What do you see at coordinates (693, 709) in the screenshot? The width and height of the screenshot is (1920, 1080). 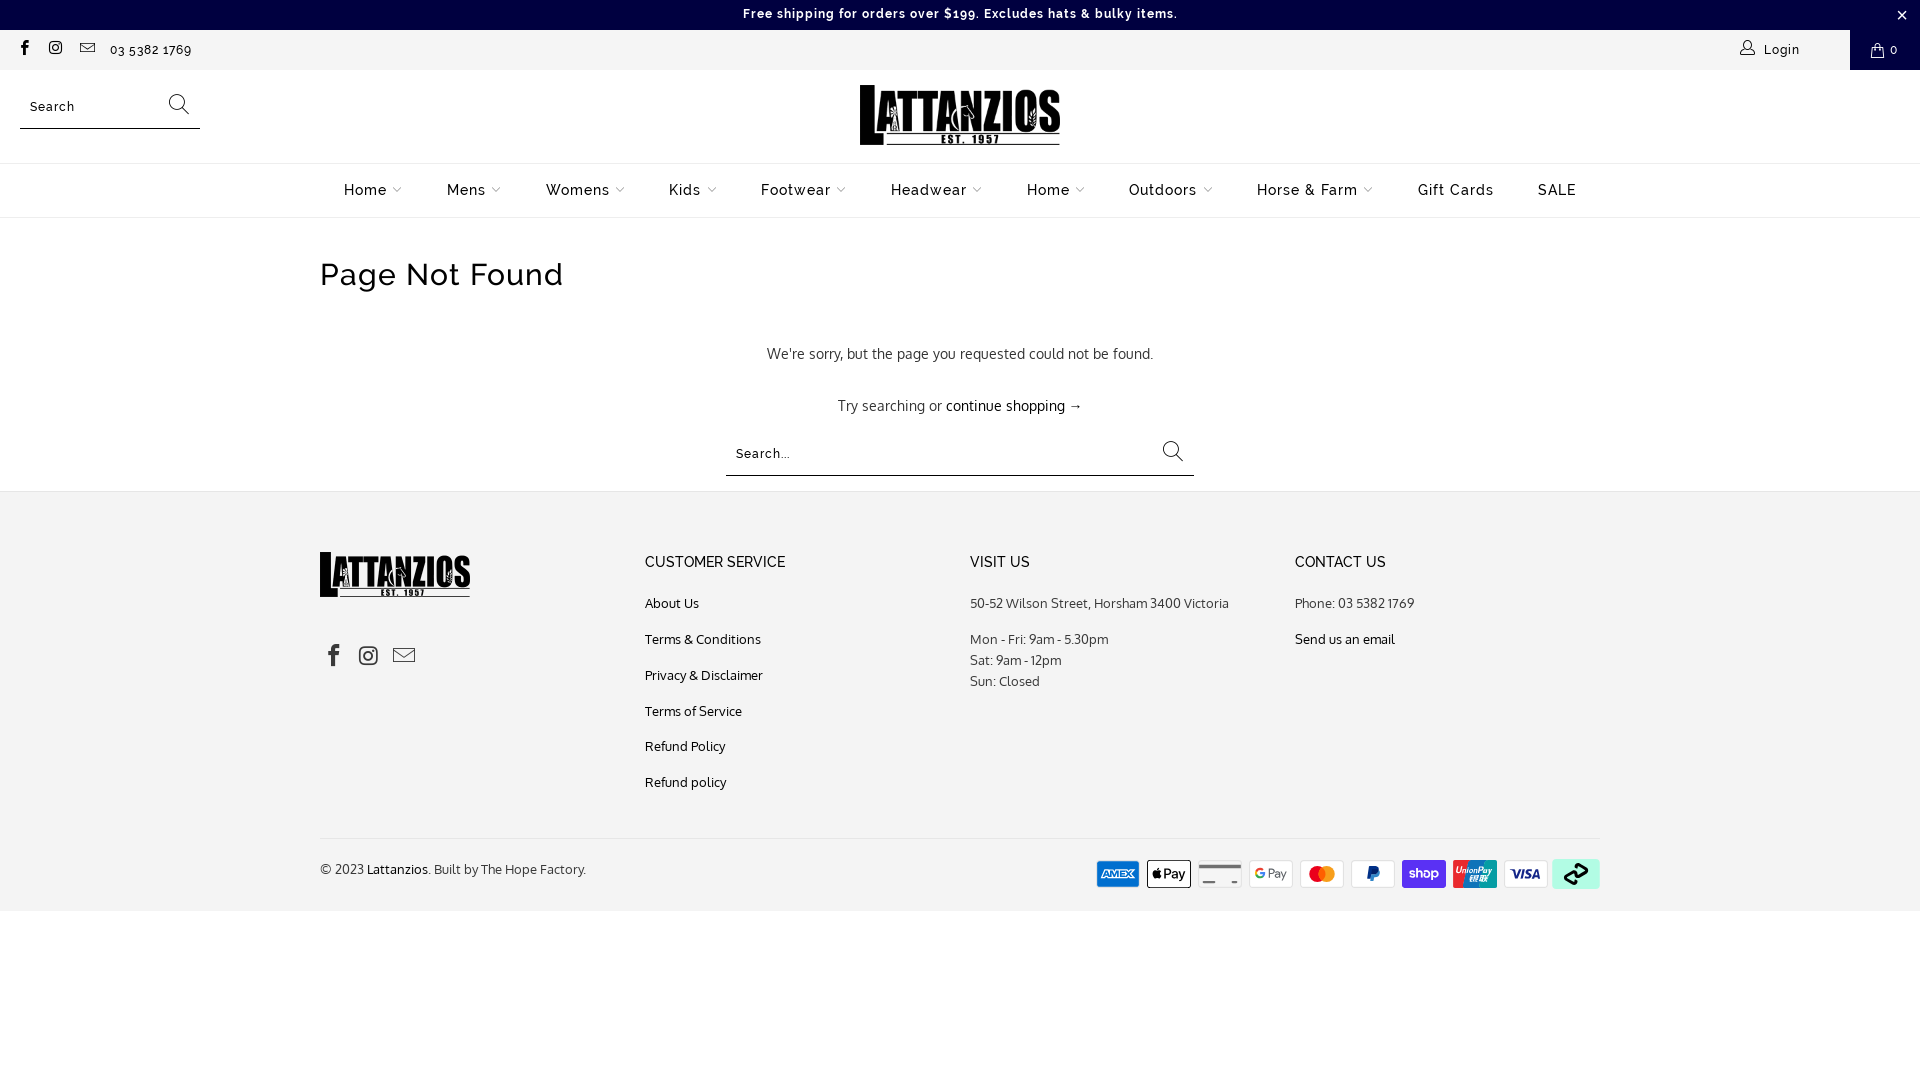 I see `'Terms of Service'` at bounding box center [693, 709].